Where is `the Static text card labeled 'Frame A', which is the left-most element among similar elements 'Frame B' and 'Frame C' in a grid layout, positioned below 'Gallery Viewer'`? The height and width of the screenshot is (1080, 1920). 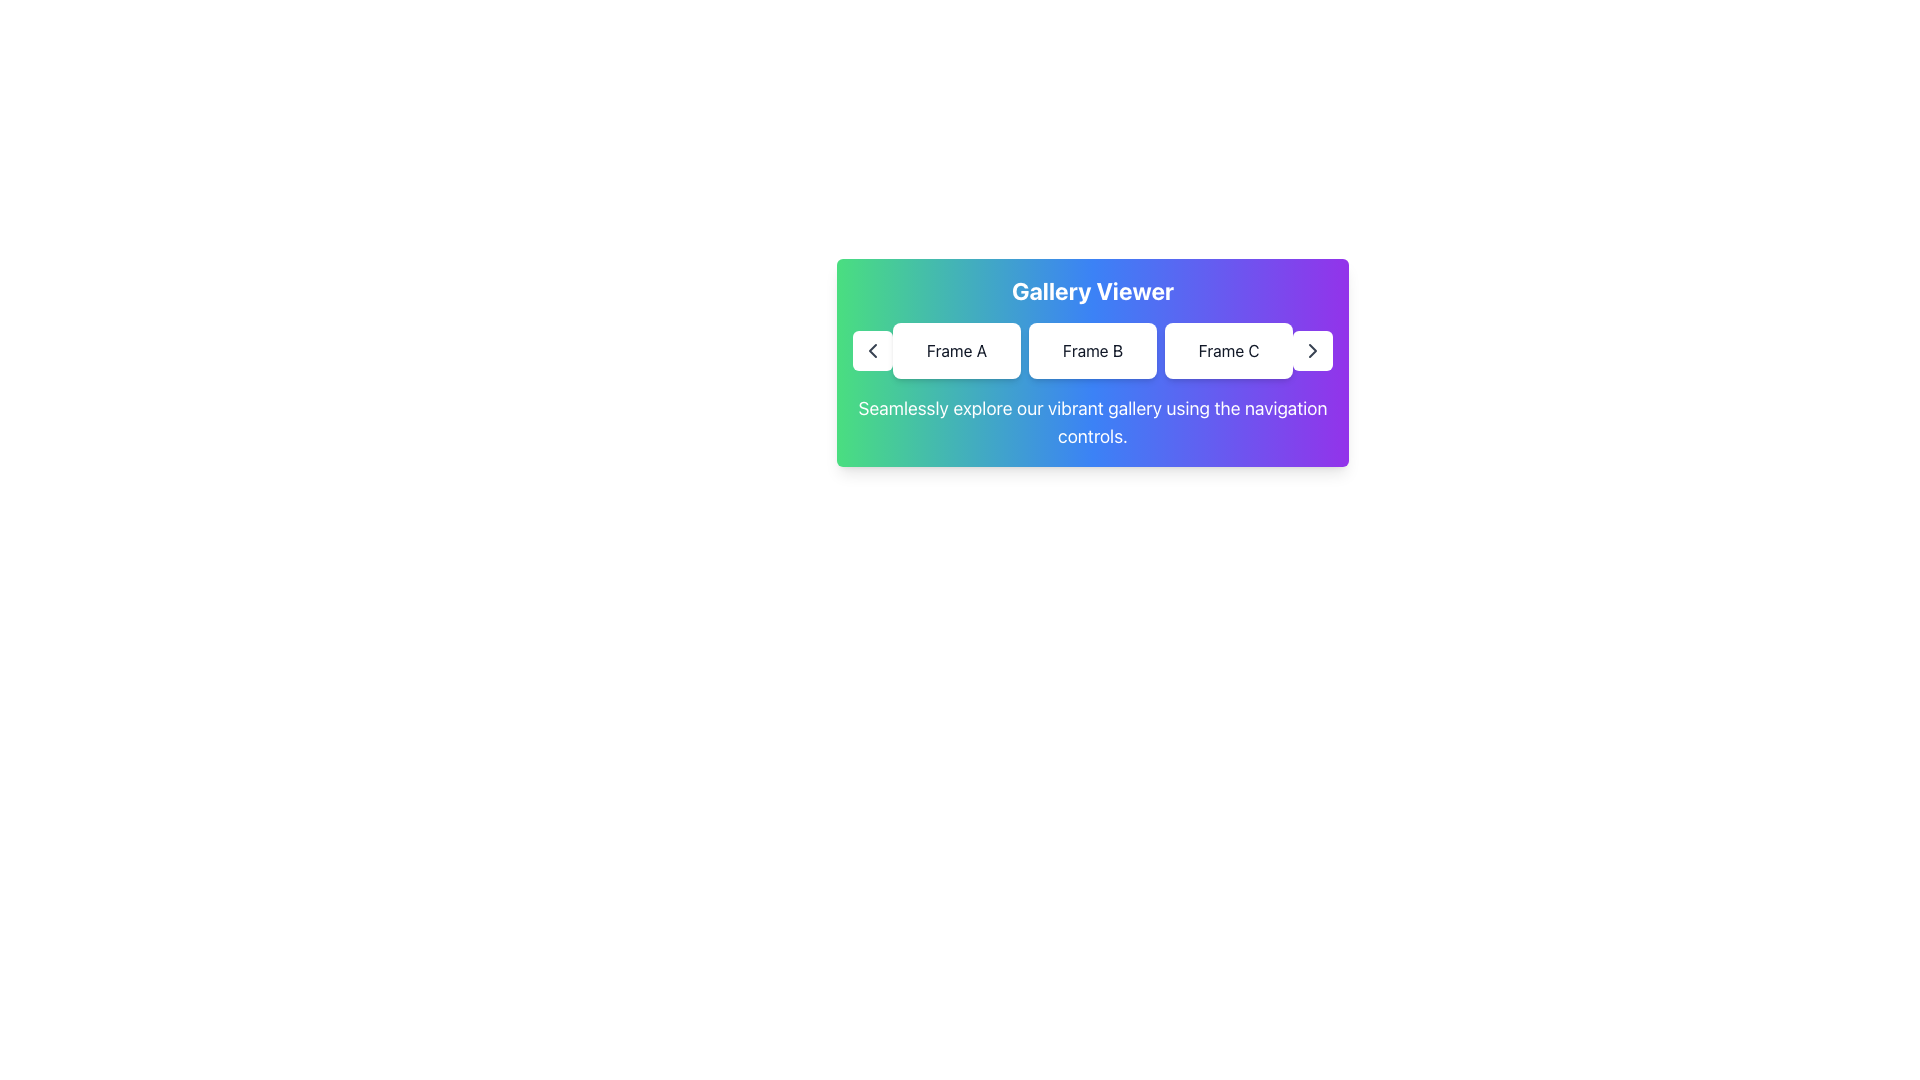 the Static text card labeled 'Frame A', which is the left-most element among similar elements 'Frame B' and 'Frame C' in a grid layout, positioned below 'Gallery Viewer' is located at coordinates (955, 350).